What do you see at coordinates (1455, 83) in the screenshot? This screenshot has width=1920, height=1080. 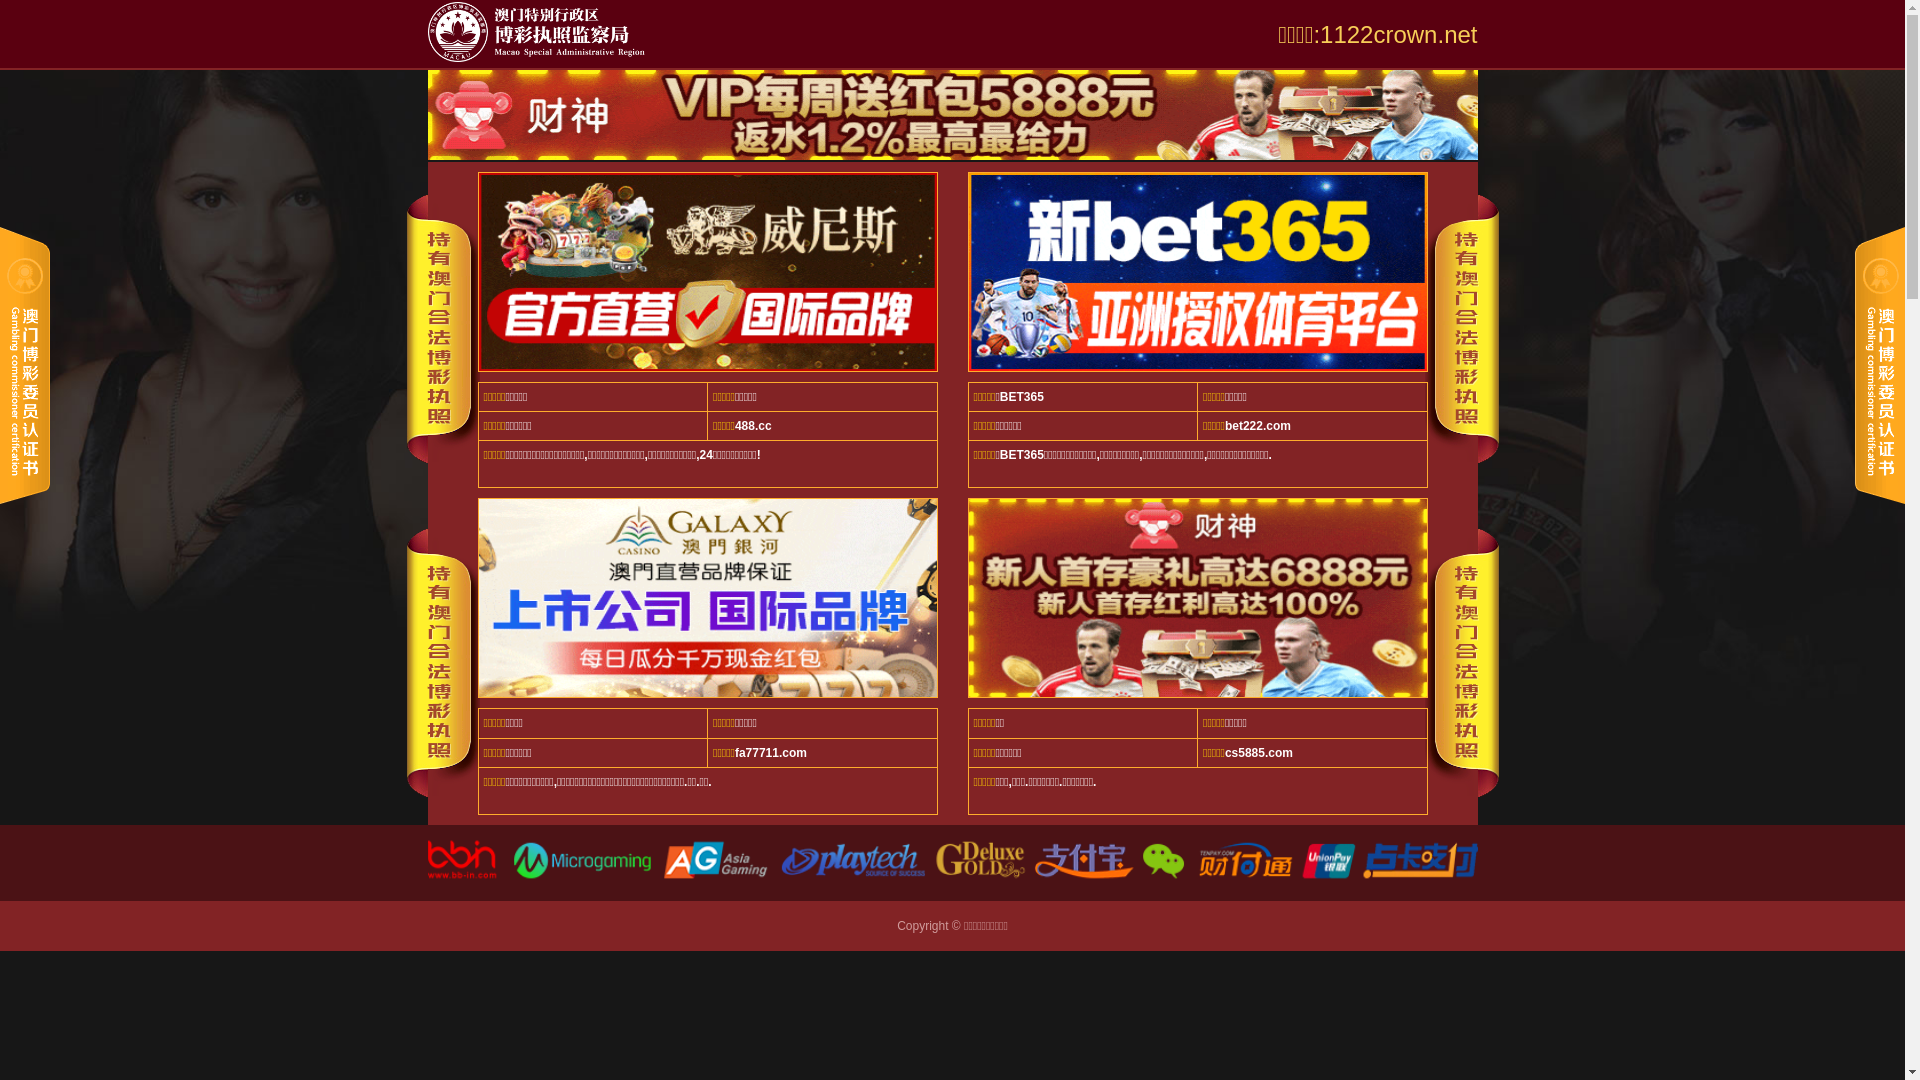 I see `'EN'` at bounding box center [1455, 83].